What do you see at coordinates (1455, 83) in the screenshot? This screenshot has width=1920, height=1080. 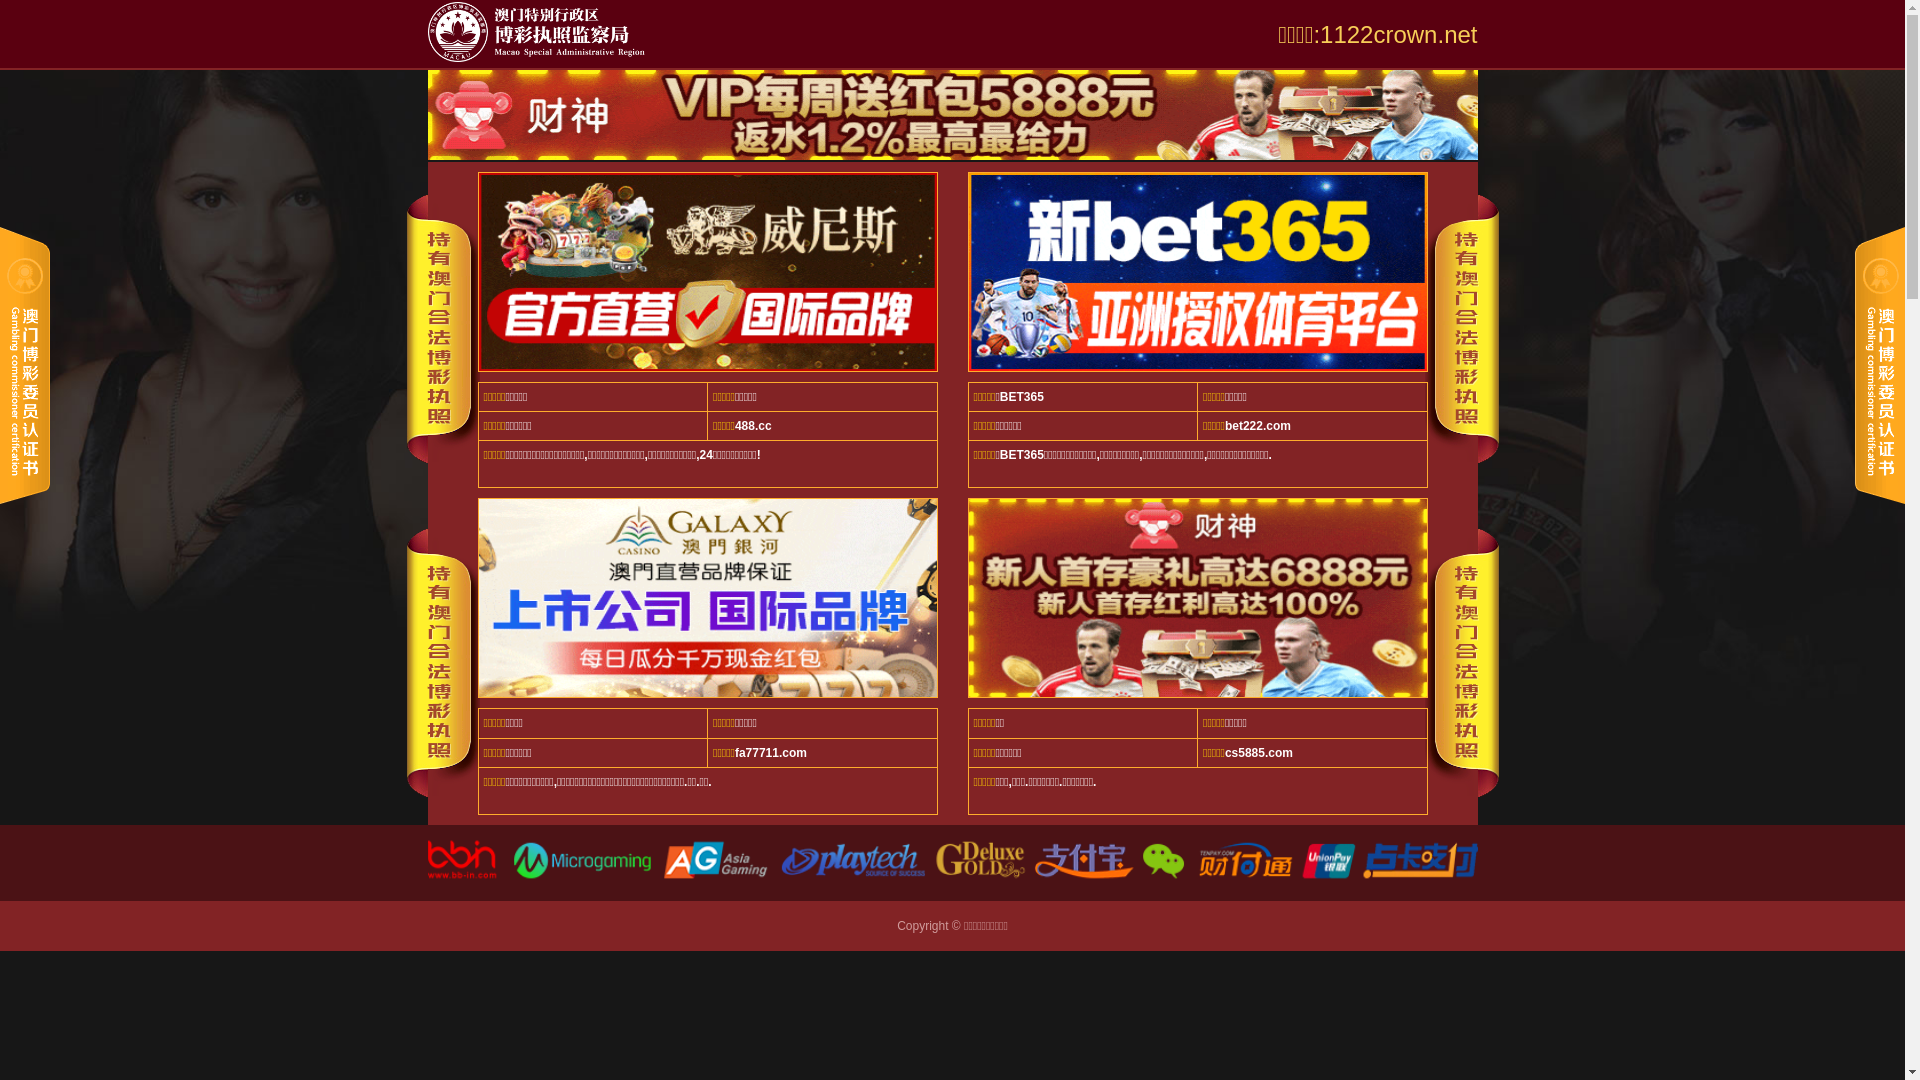 I see `'EN'` at bounding box center [1455, 83].